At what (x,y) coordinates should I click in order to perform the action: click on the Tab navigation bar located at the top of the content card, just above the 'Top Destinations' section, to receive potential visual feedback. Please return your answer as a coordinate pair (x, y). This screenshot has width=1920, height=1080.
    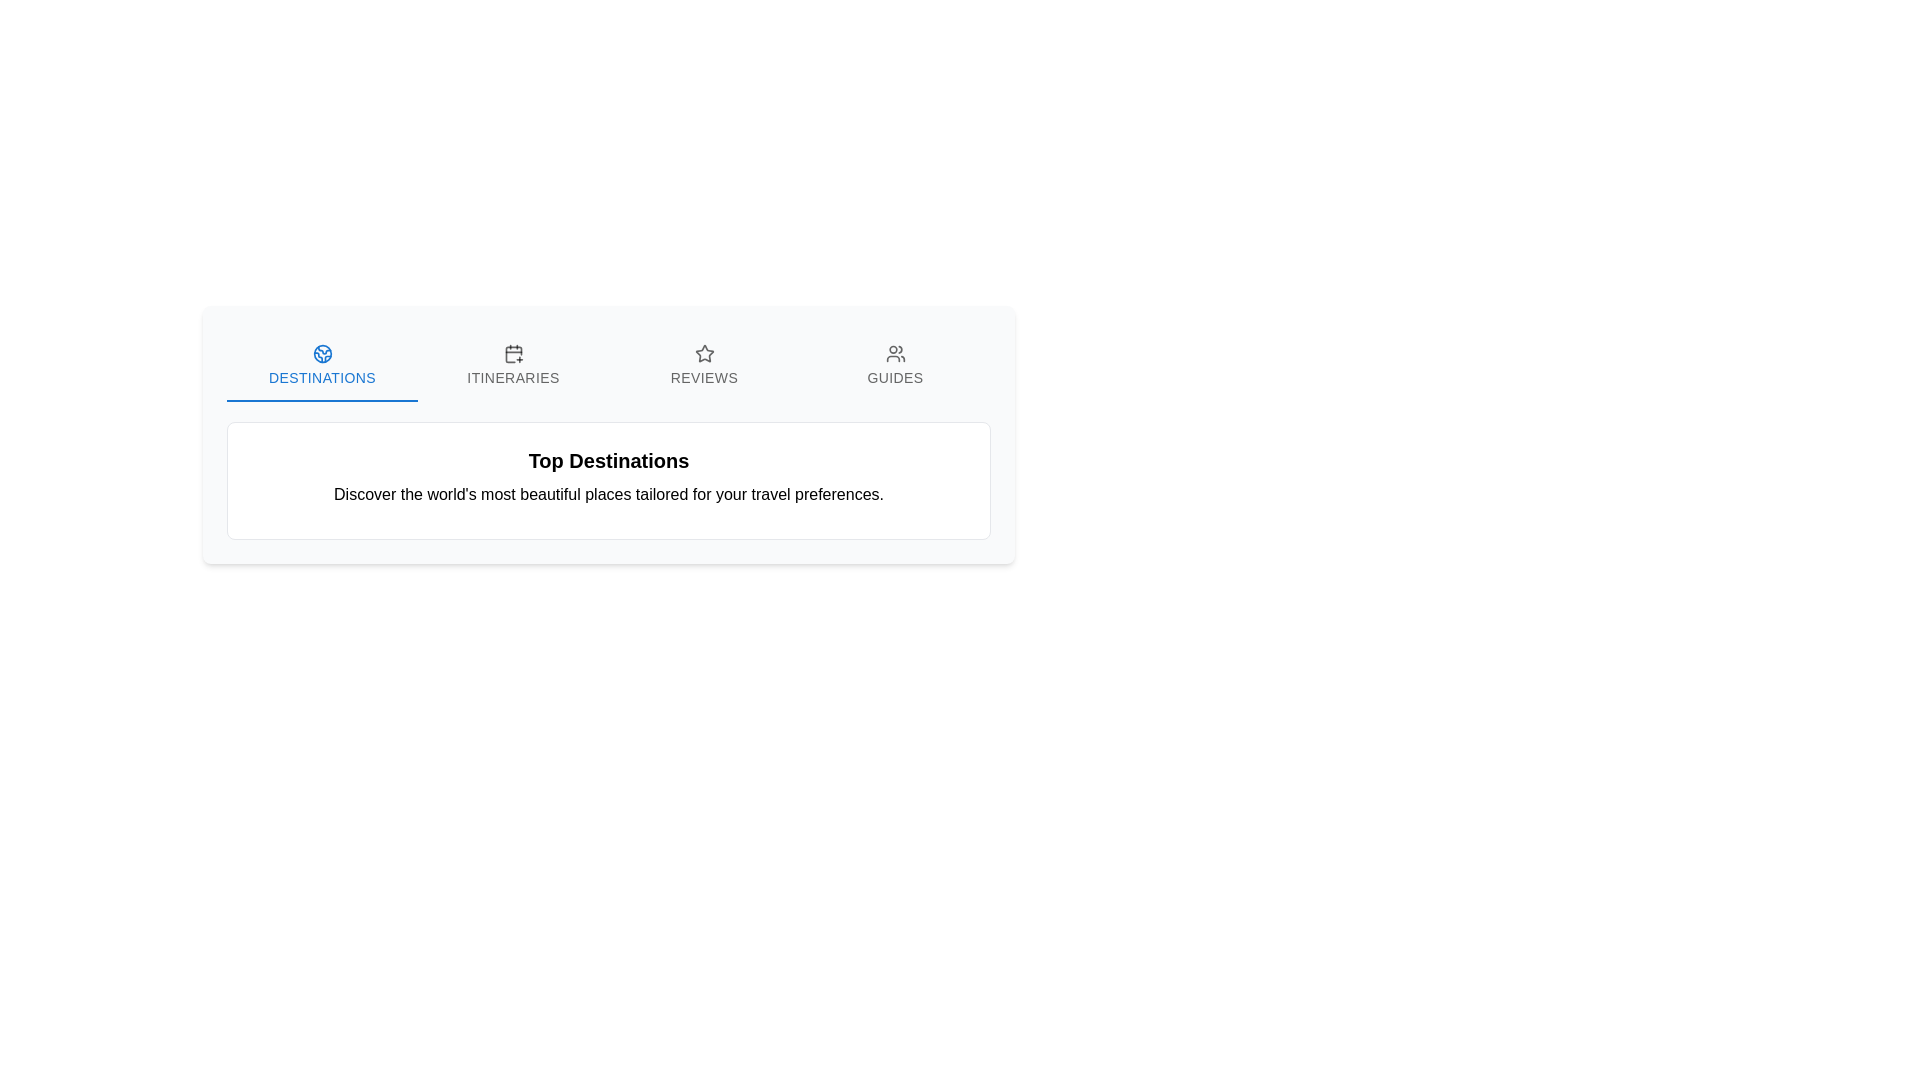
    Looking at the image, I should click on (608, 366).